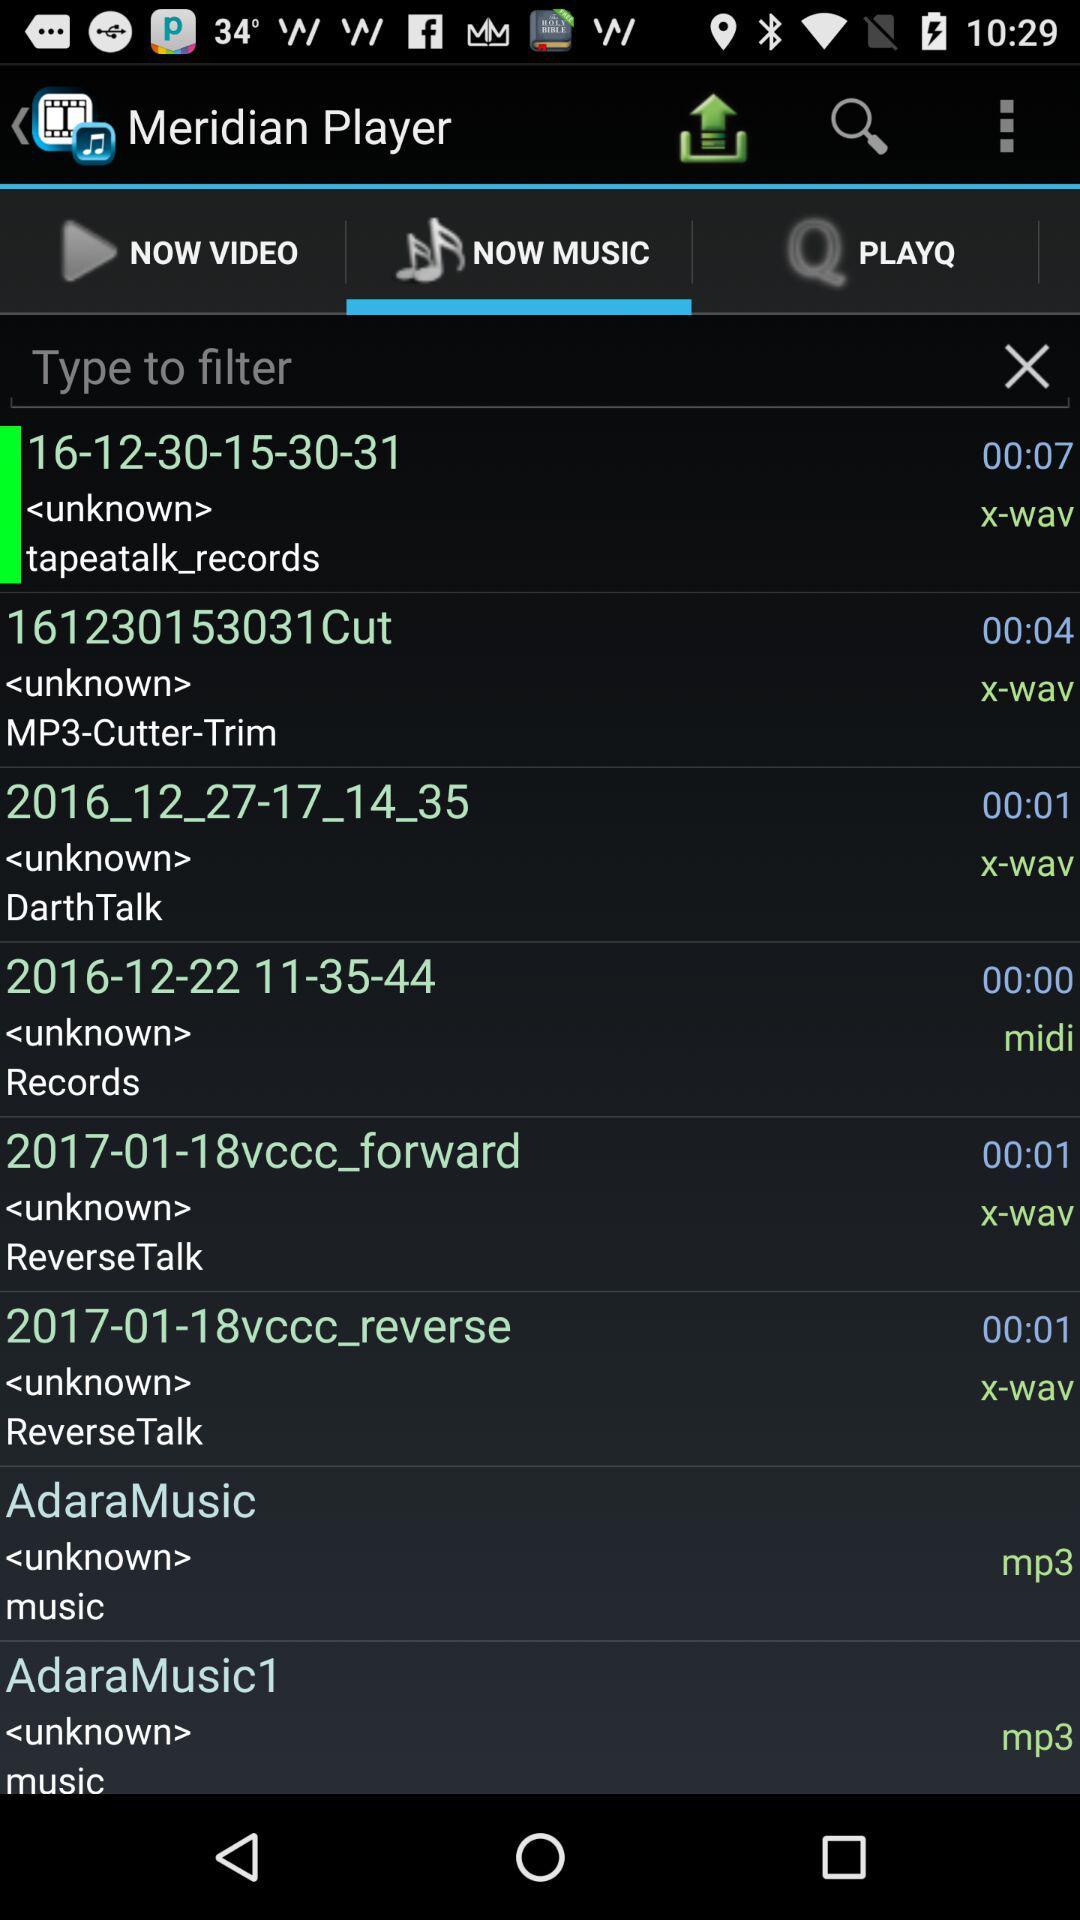 The width and height of the screenshot is (1080, 1920). I want to click on item above the 161230153031cut, so click(550, 556).